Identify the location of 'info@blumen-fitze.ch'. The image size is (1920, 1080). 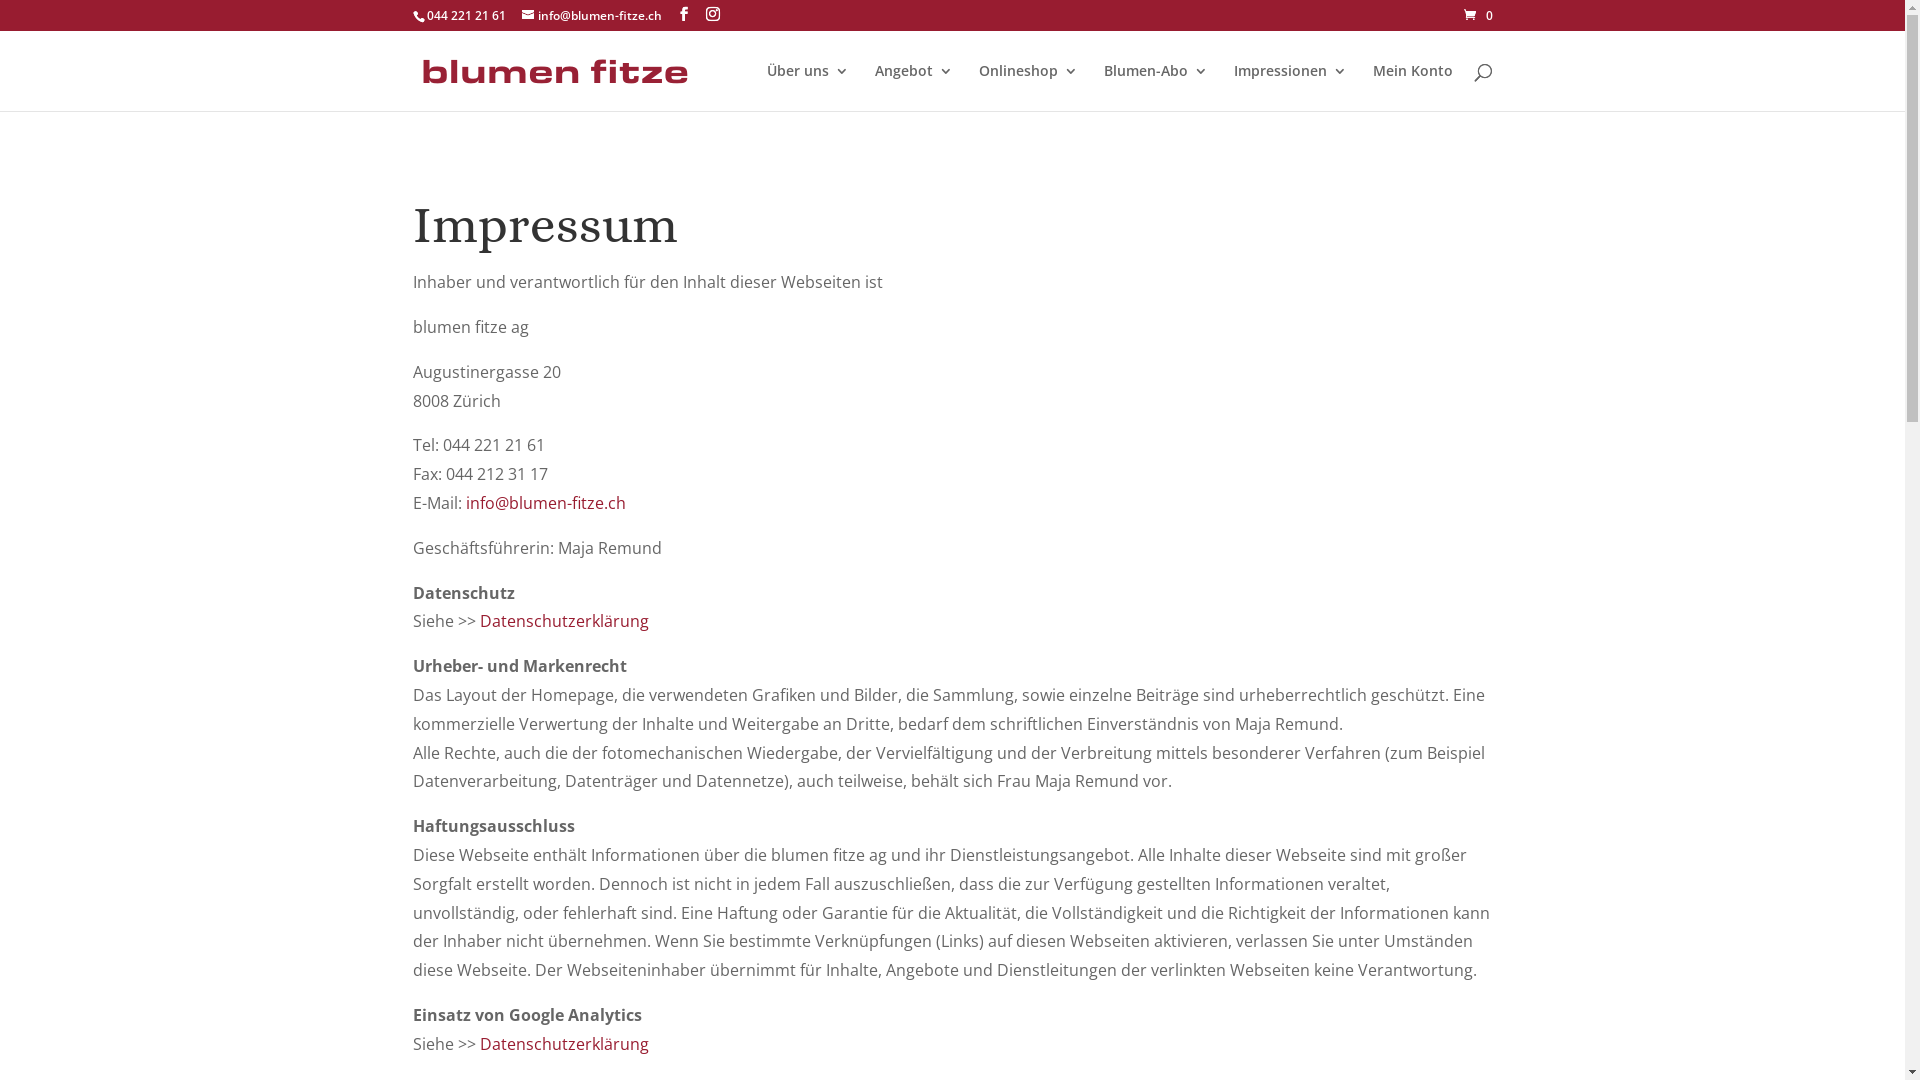
(590, 15).